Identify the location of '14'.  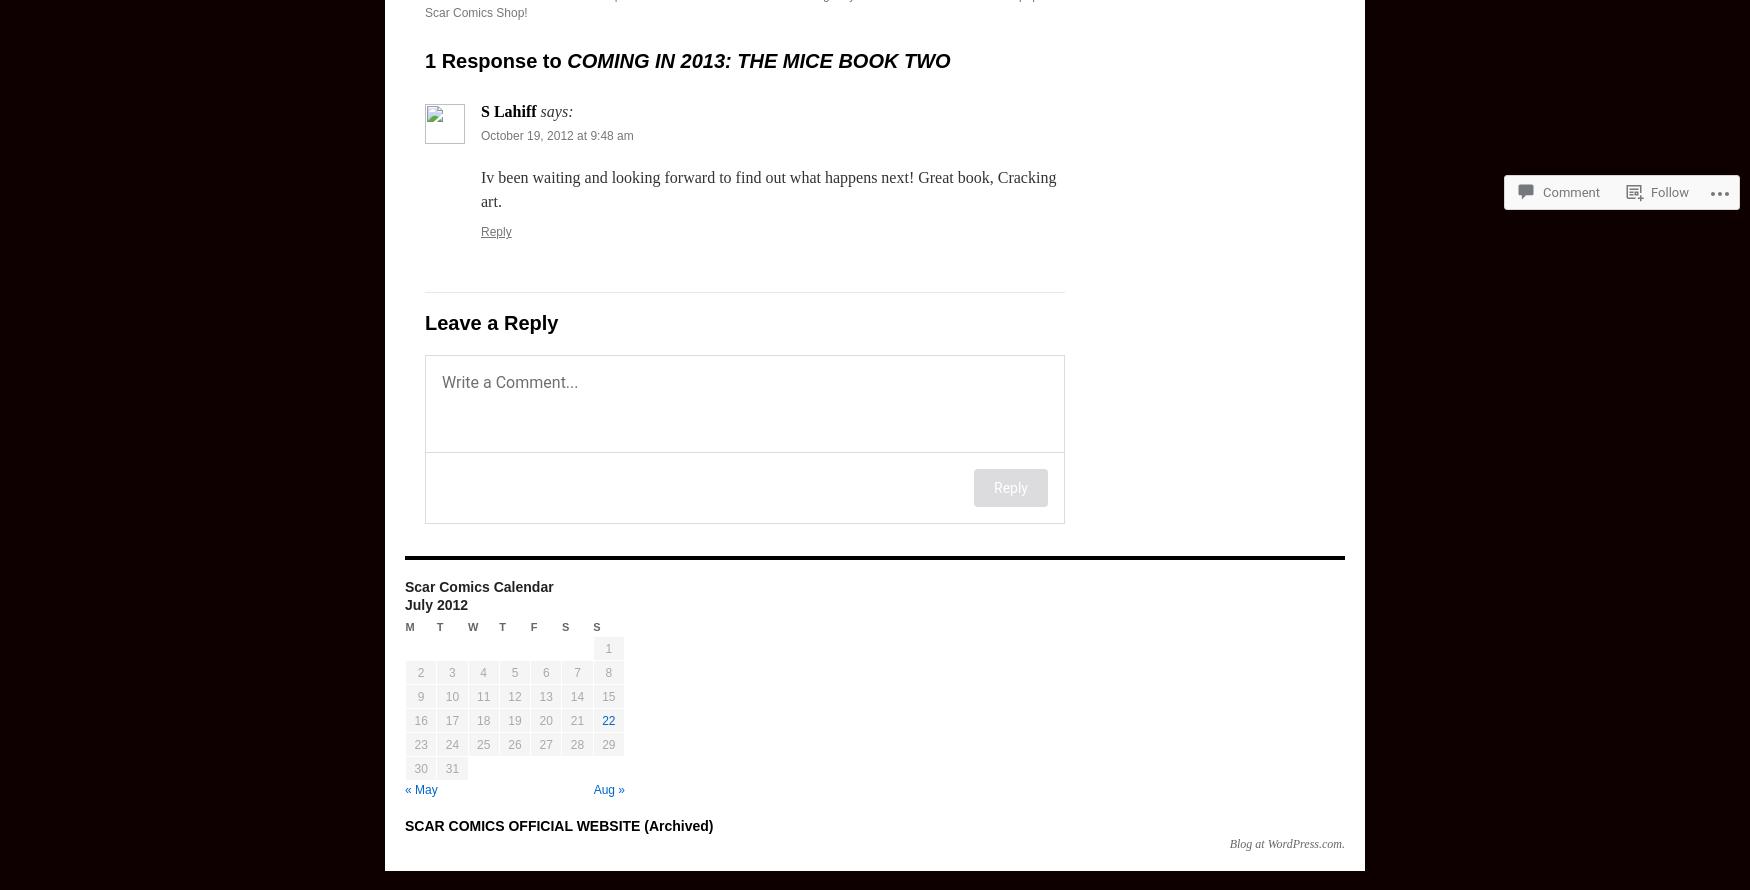
(576, 695).